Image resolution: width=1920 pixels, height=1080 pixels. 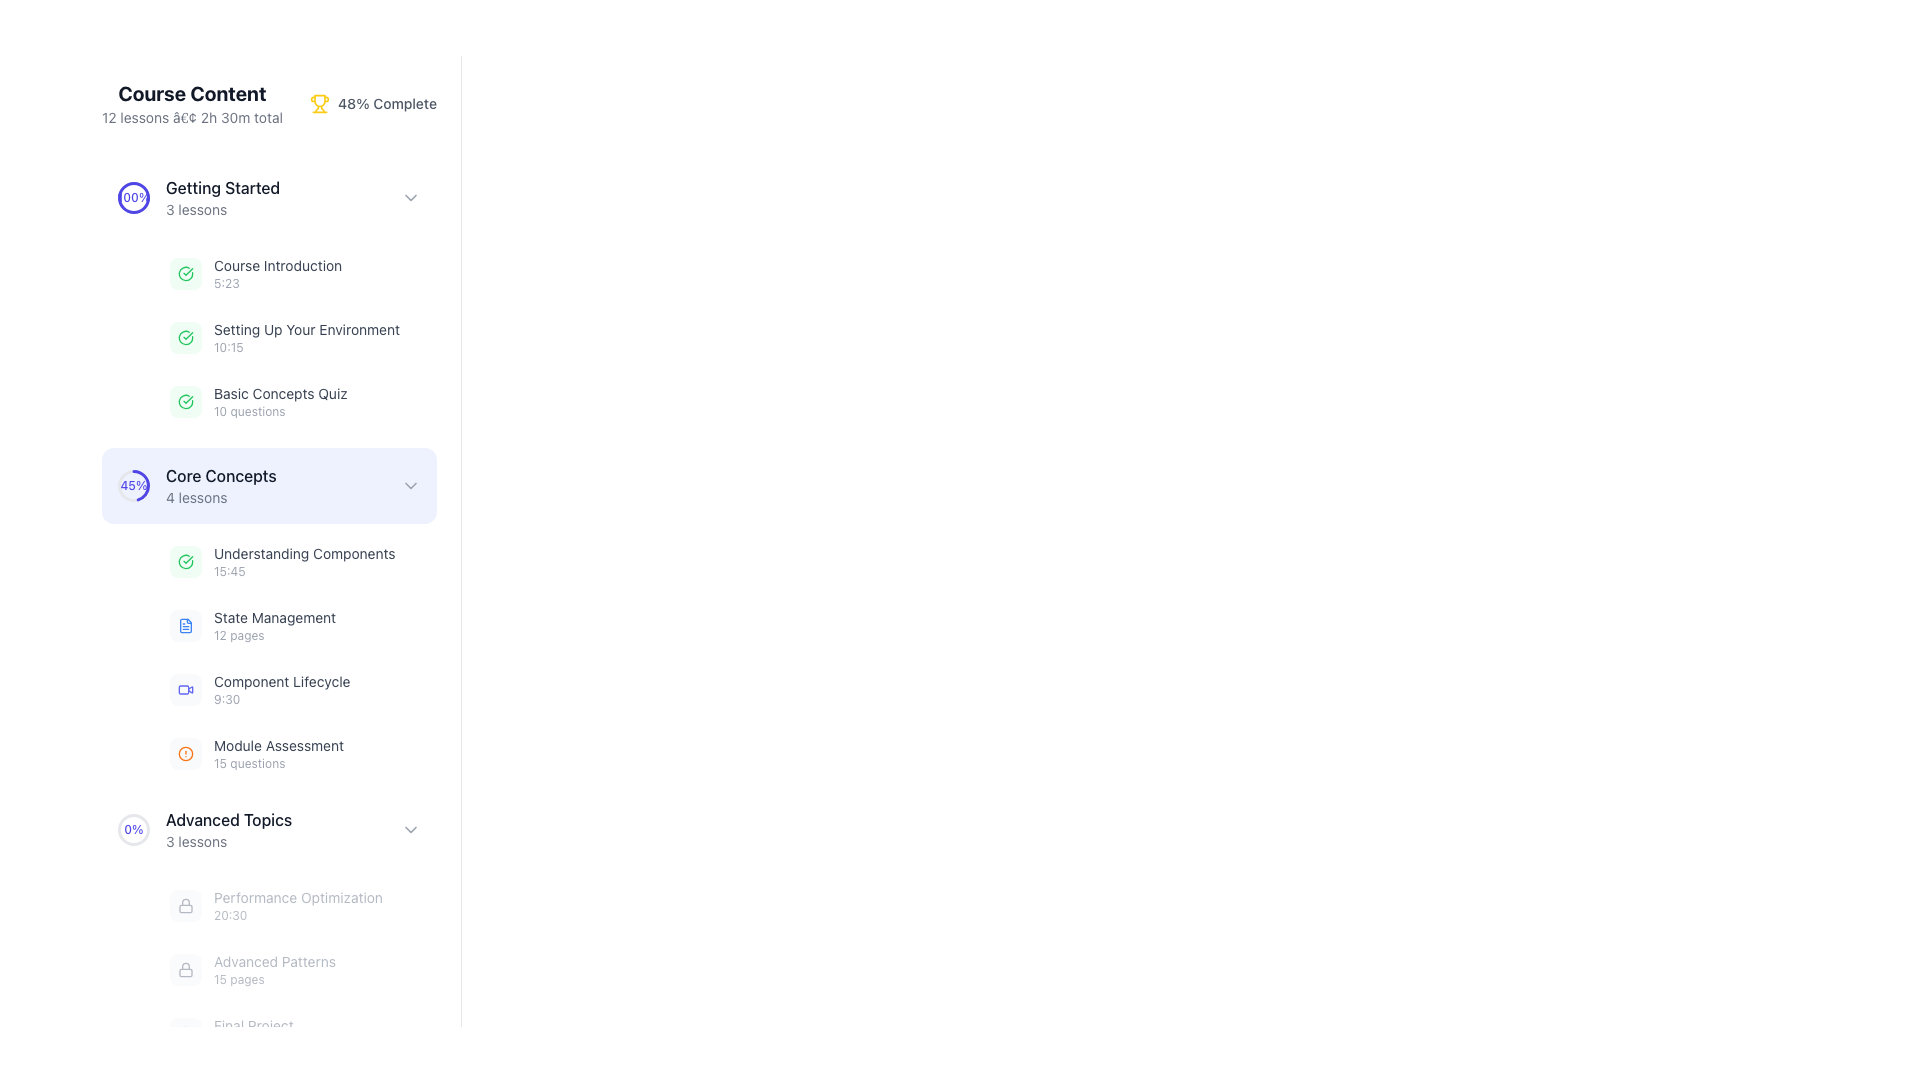 What do you see at coordinates (133, 829) in the screenshot?
I see `the circular progress indicator representing the progress tracking for the 'Advanced Topics' section, located to the left of its section header` at bounding box center [133, 829].